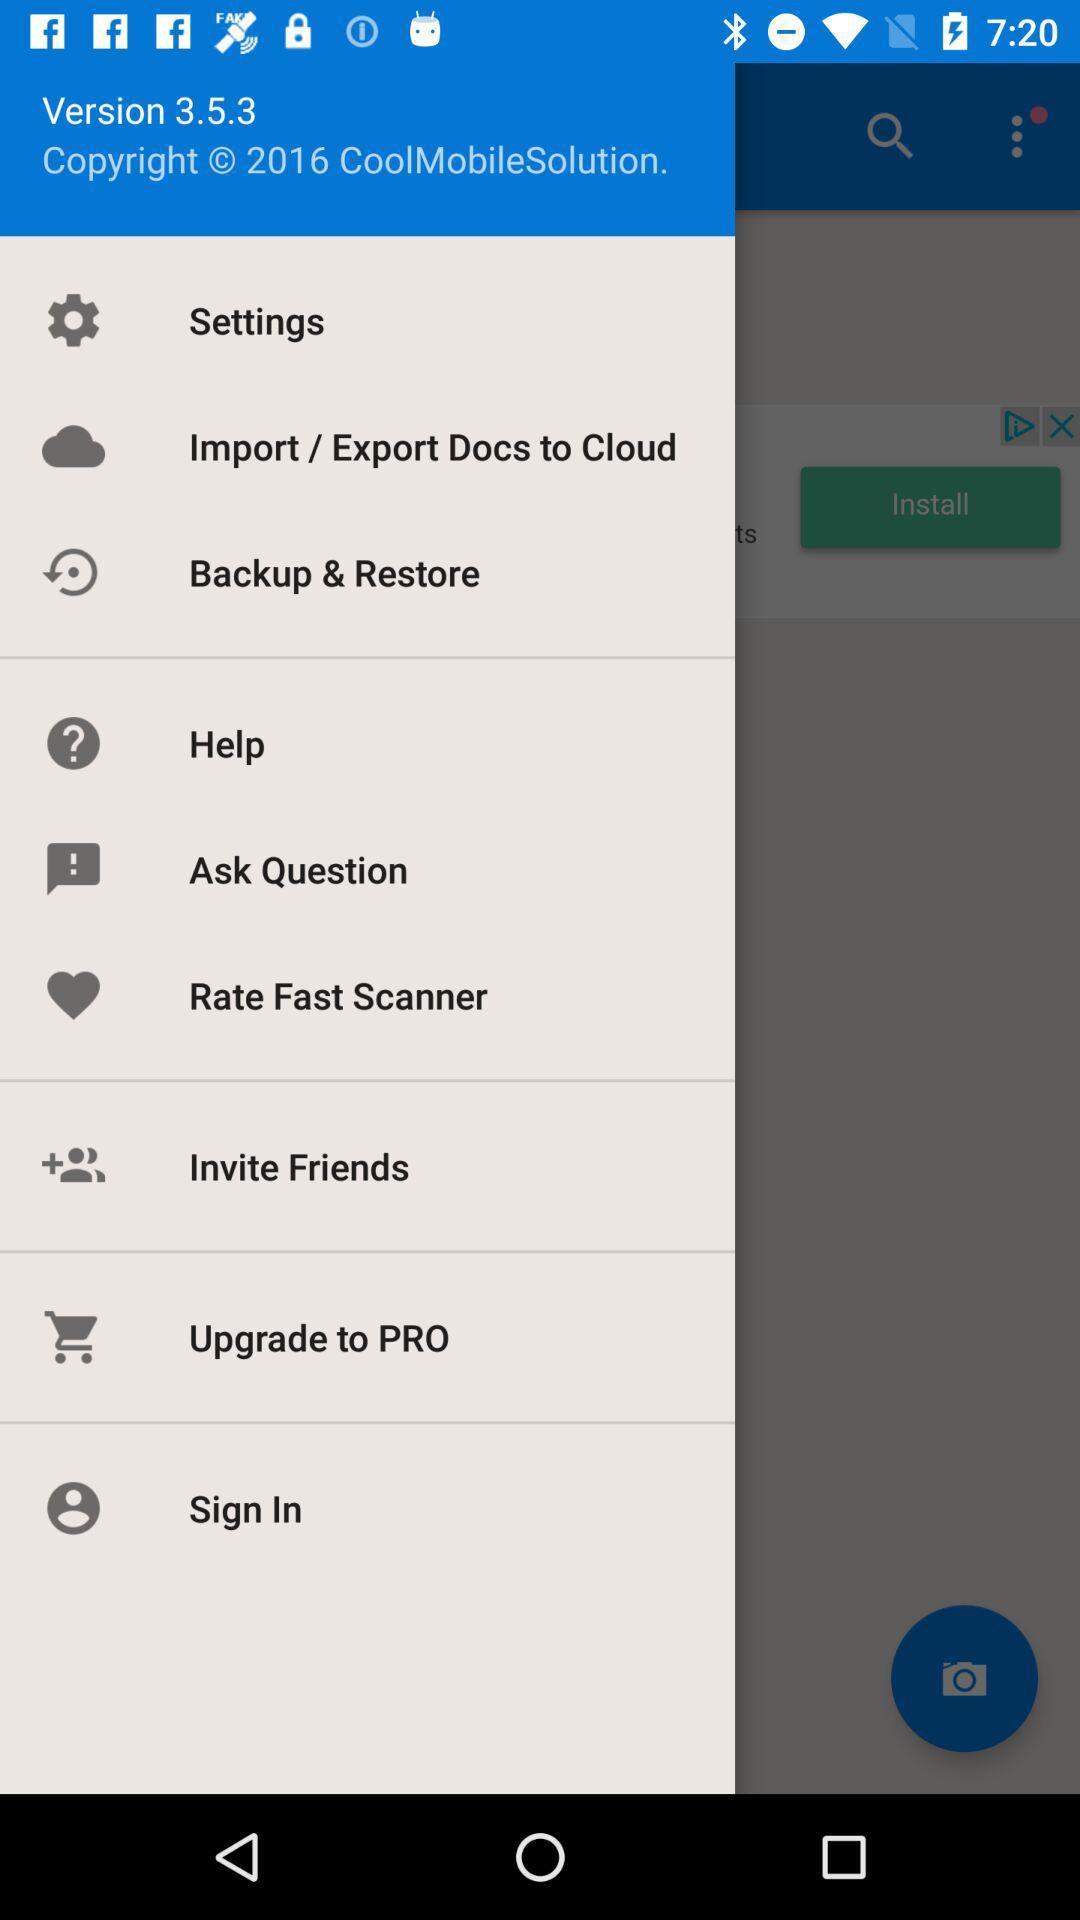 This screenshot has height=1920, width=1080. I want to click on the icon at the top right of the page, so click(890, 136).